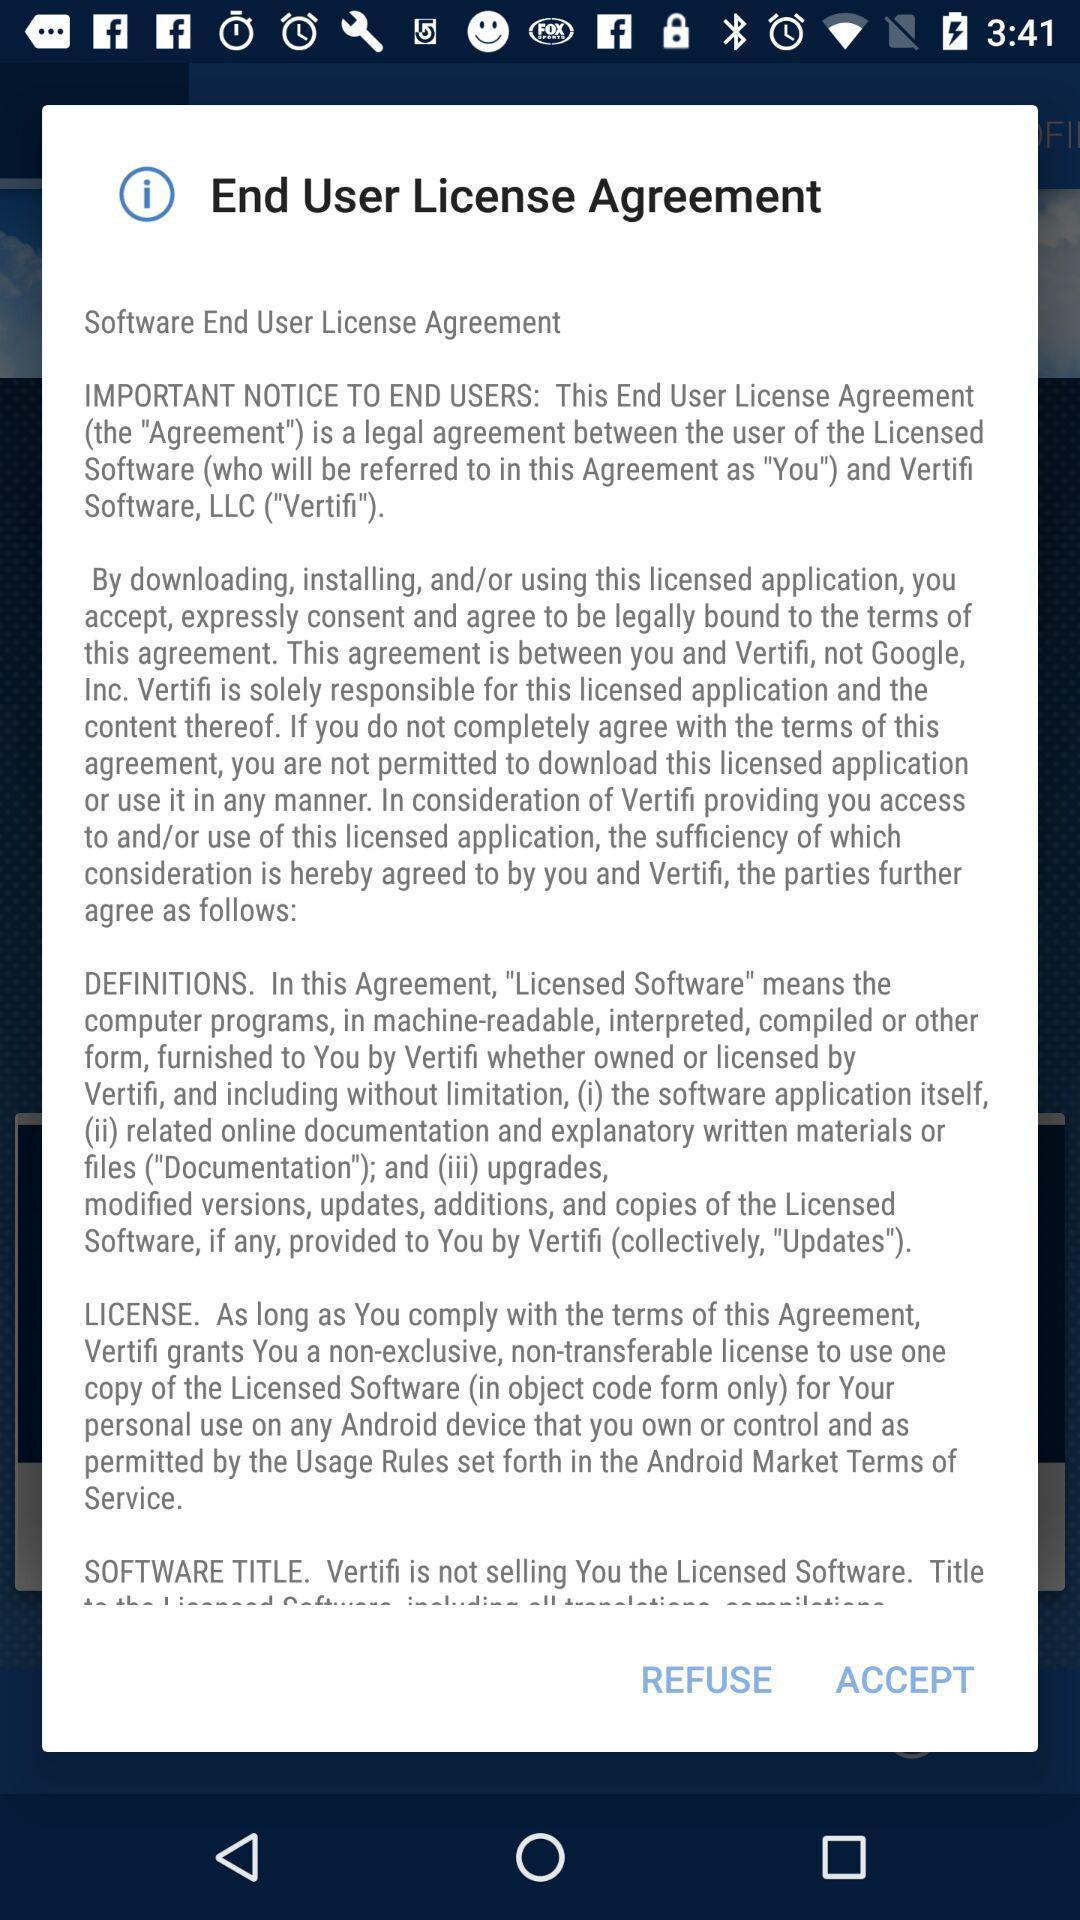 This screenshot has width=1080, height=1920. Describe the element at coordinates (905, 1678) in the screenshot. I see `the item next to refuse item` at that location.